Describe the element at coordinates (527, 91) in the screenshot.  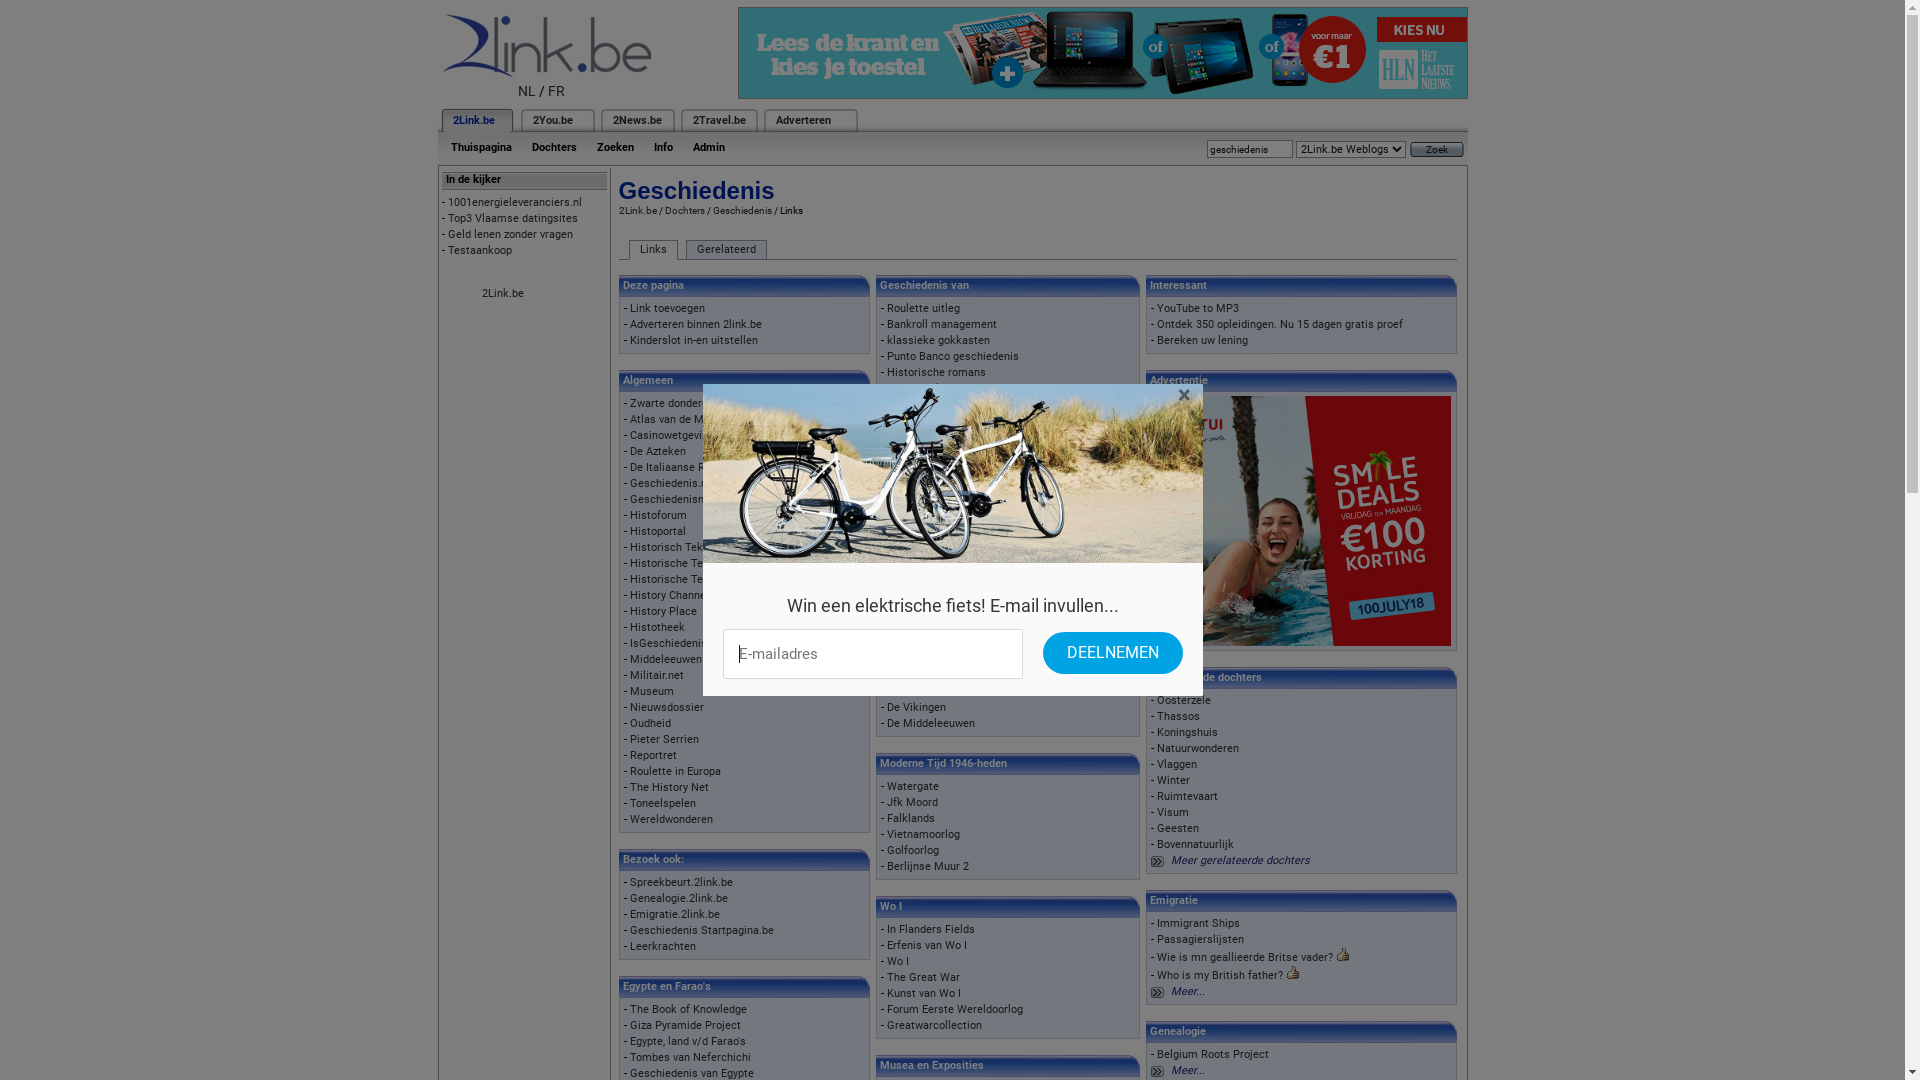
I see `'NL'` at that location.